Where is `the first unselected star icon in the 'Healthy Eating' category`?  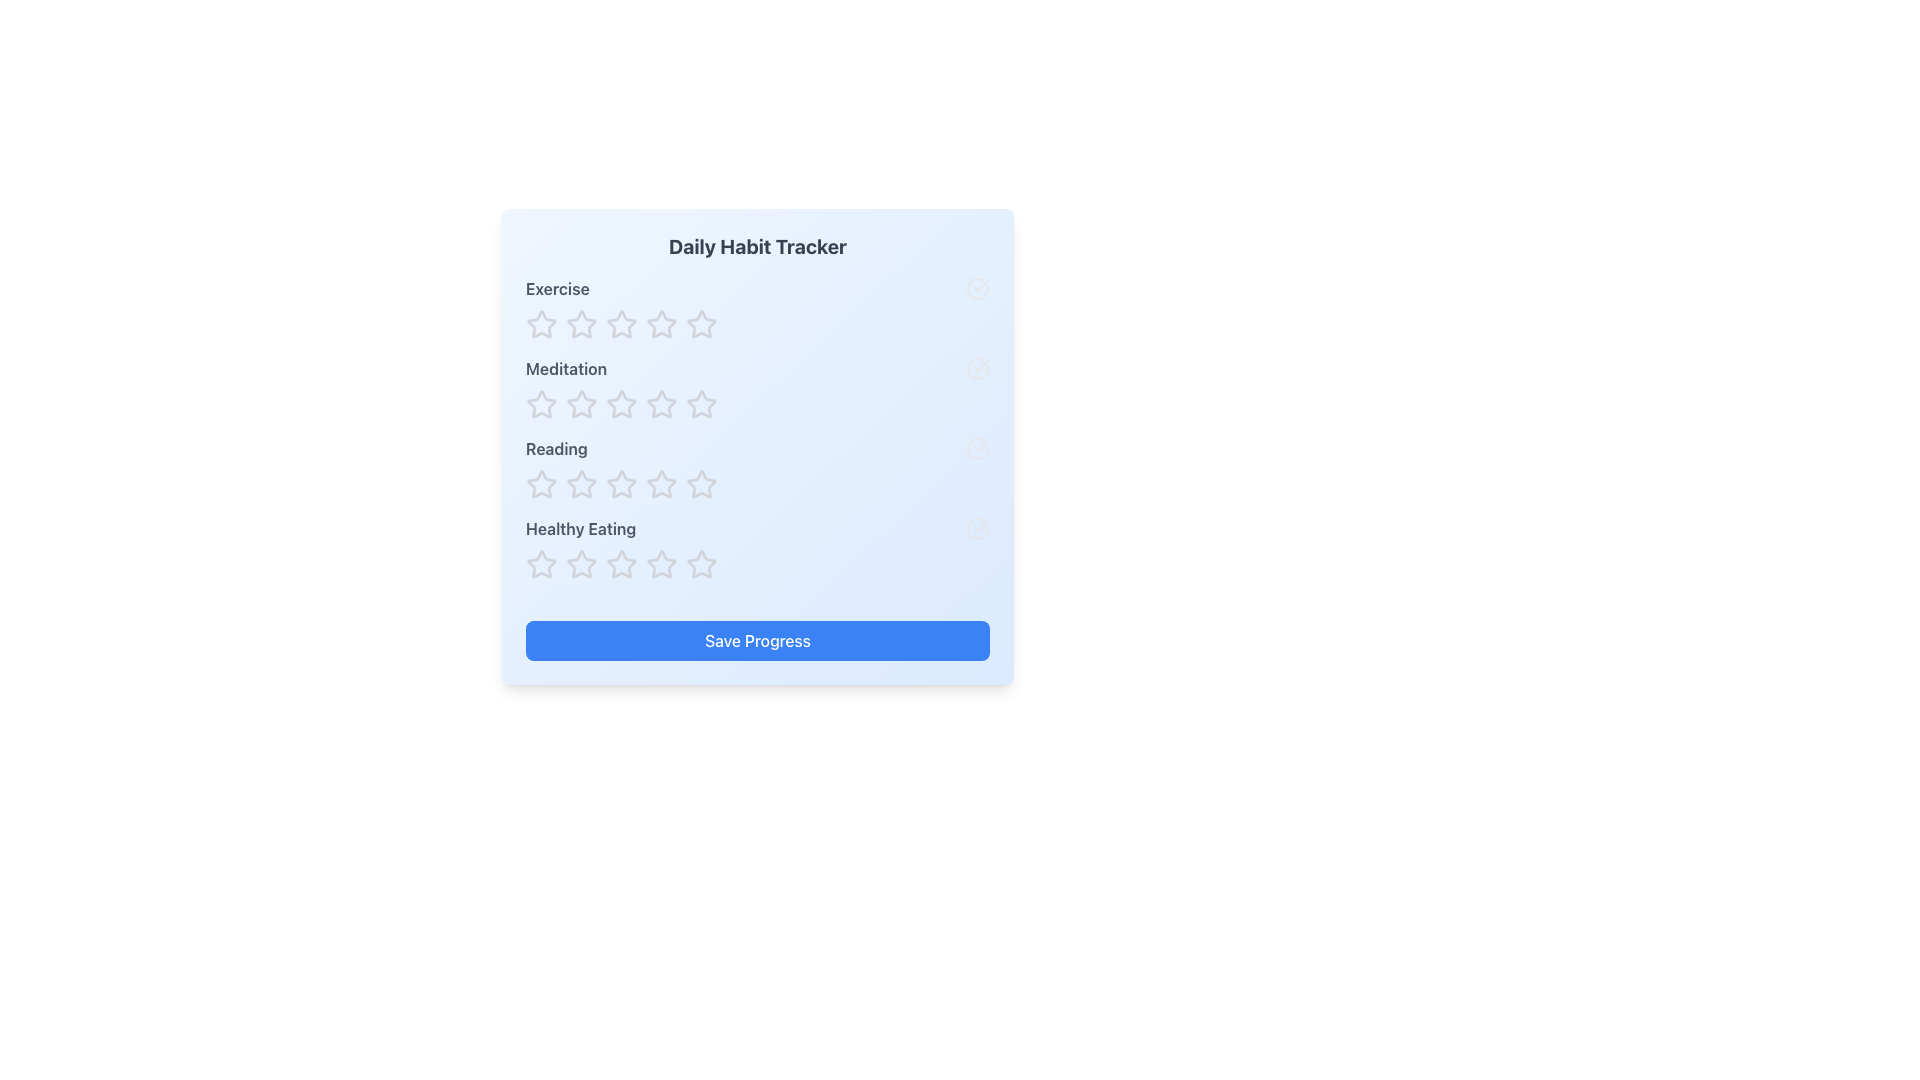
the first unselected star icon in the 'Healthy Eating' category is located at coordinates (580, 564).